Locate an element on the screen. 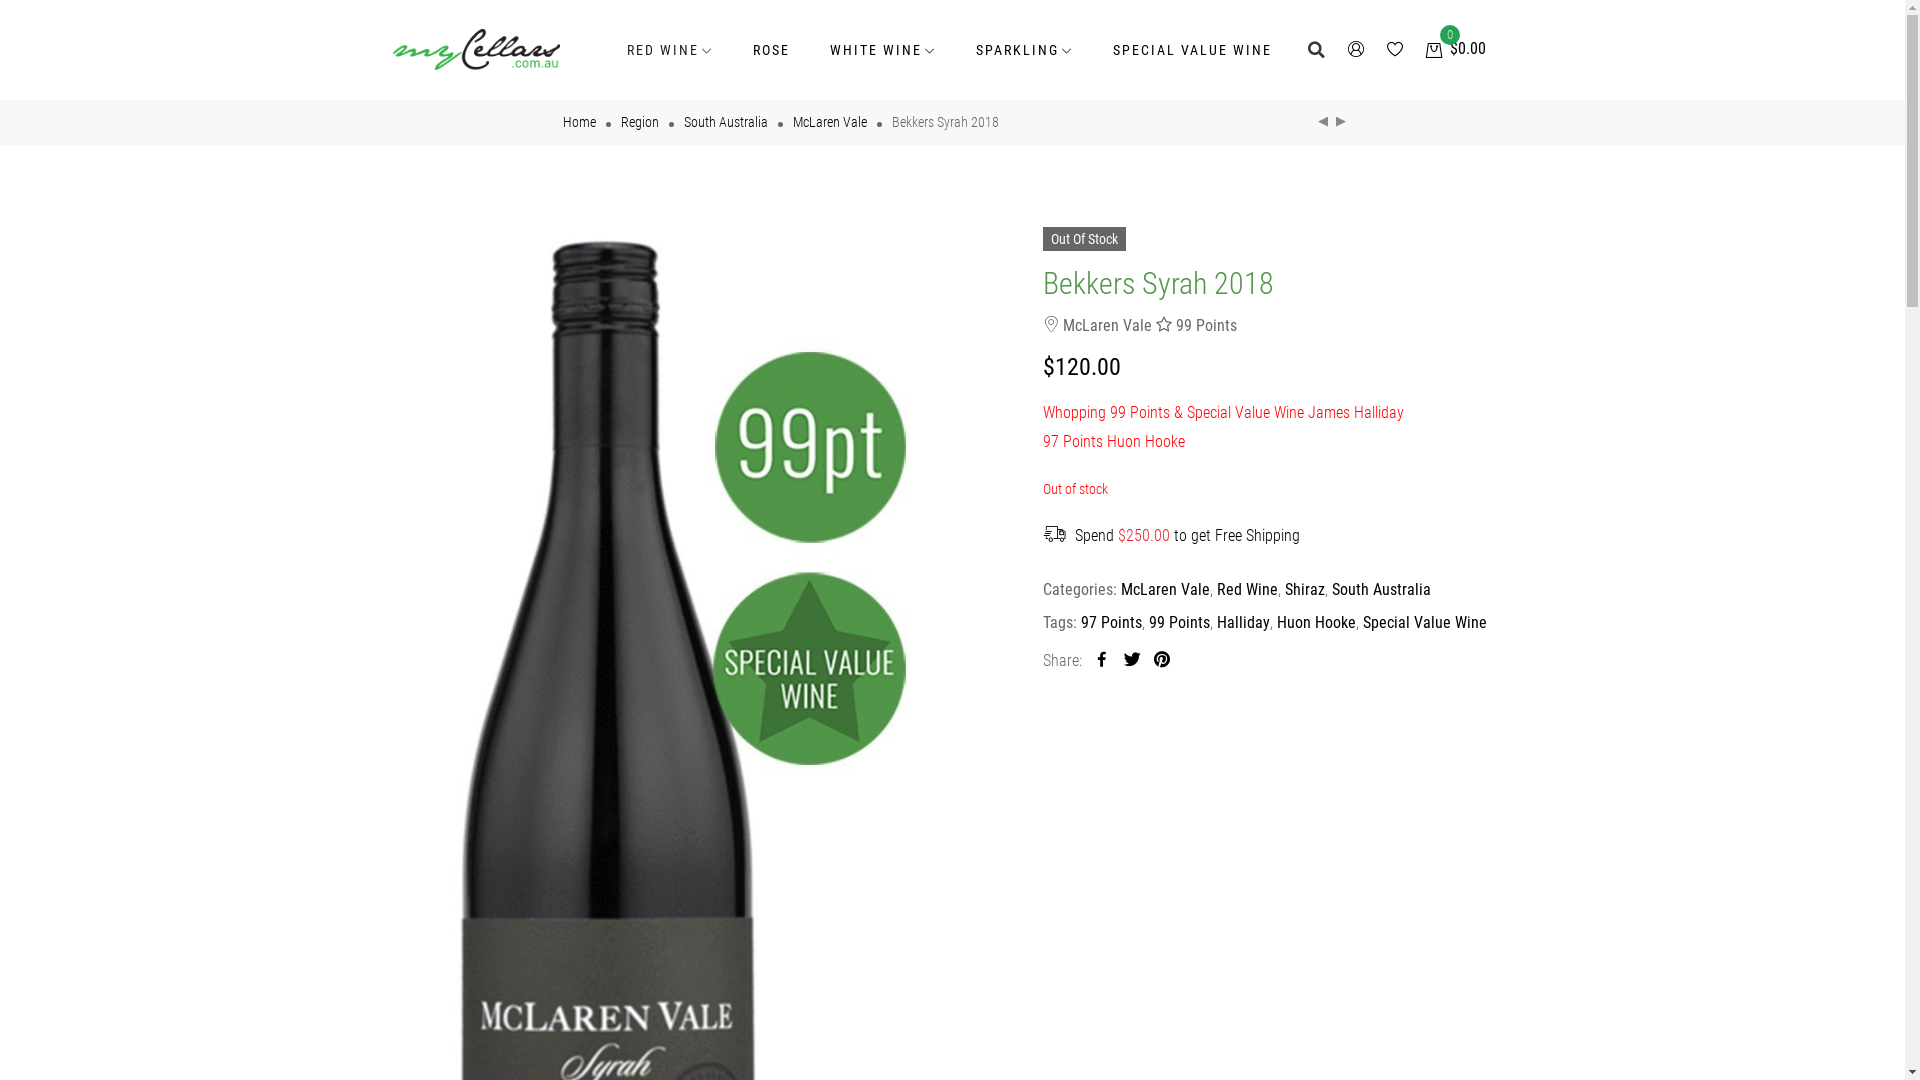  'Halliday' is located at coordinates (1241, 621).